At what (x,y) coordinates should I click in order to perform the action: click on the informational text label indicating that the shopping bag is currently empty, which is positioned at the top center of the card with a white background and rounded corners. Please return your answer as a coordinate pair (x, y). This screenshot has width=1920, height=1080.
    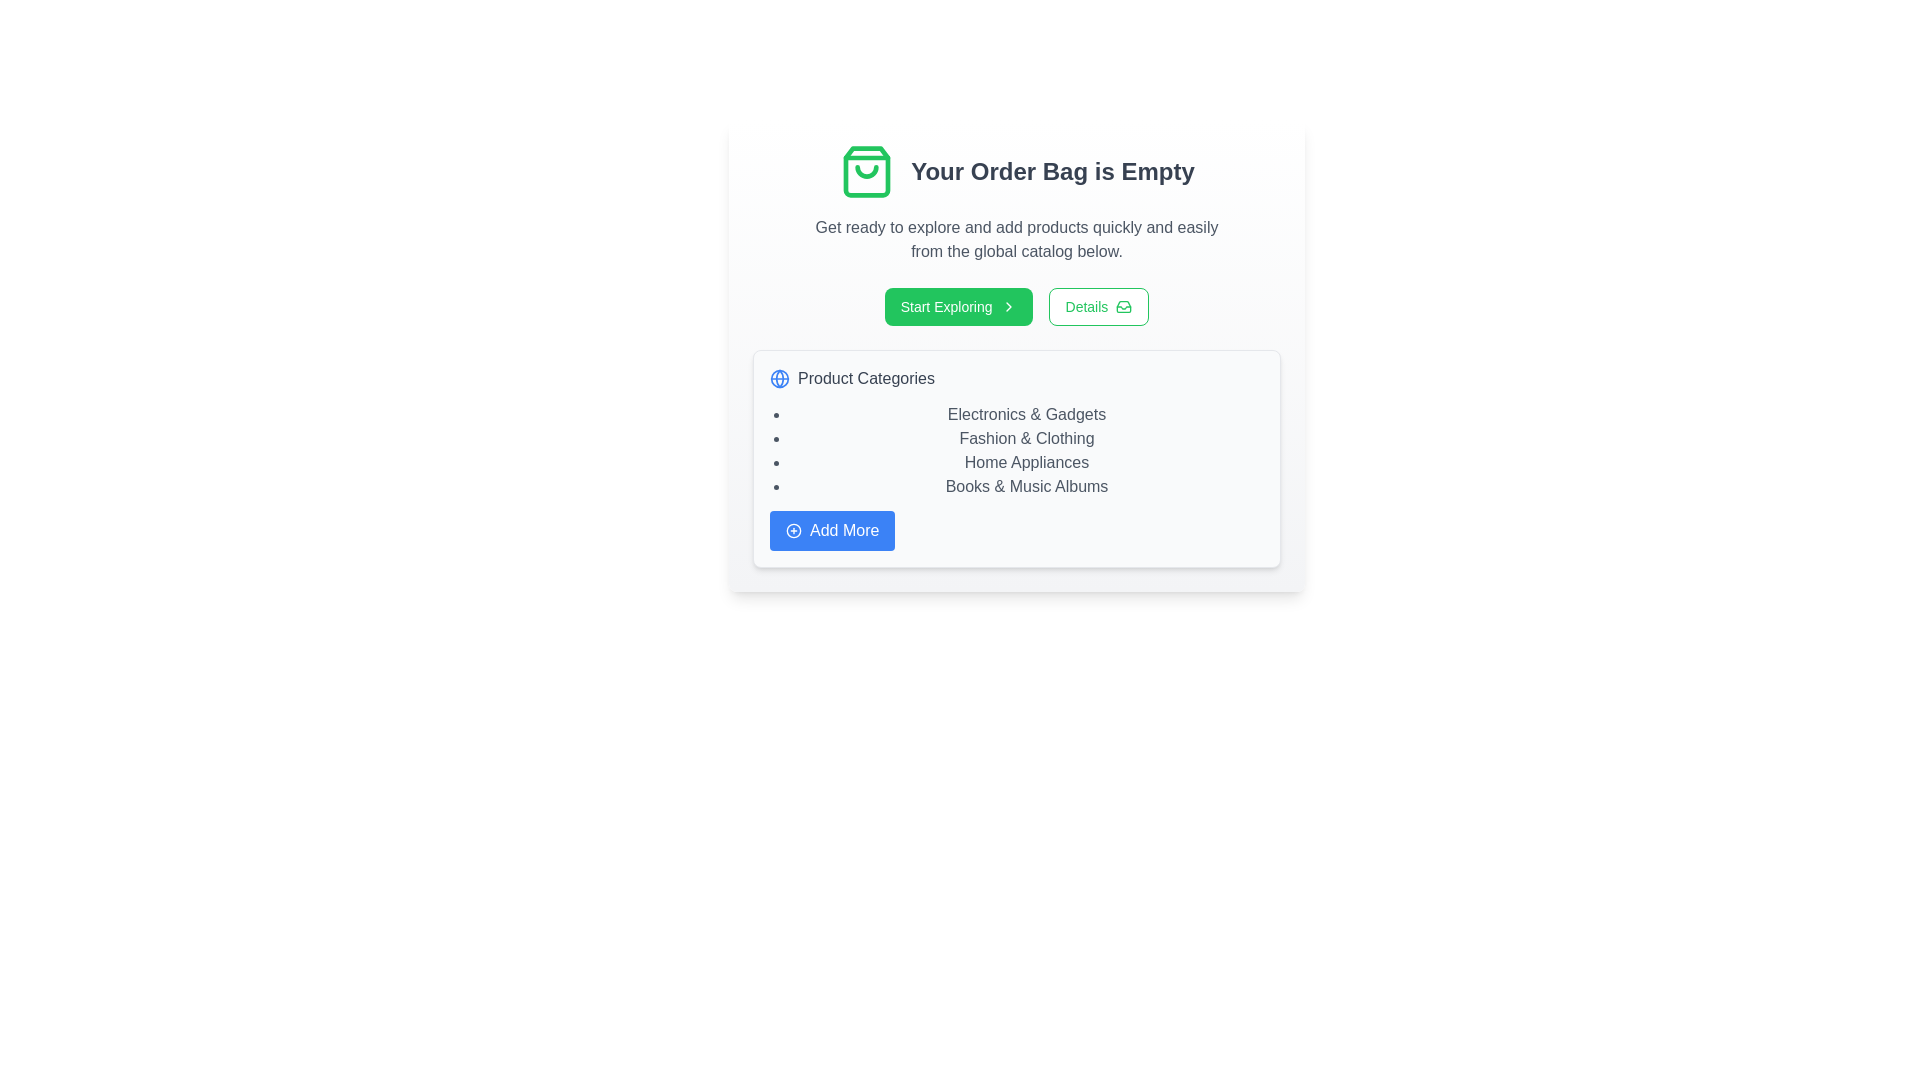
    Looking at the image, I should click on (1017, 171).